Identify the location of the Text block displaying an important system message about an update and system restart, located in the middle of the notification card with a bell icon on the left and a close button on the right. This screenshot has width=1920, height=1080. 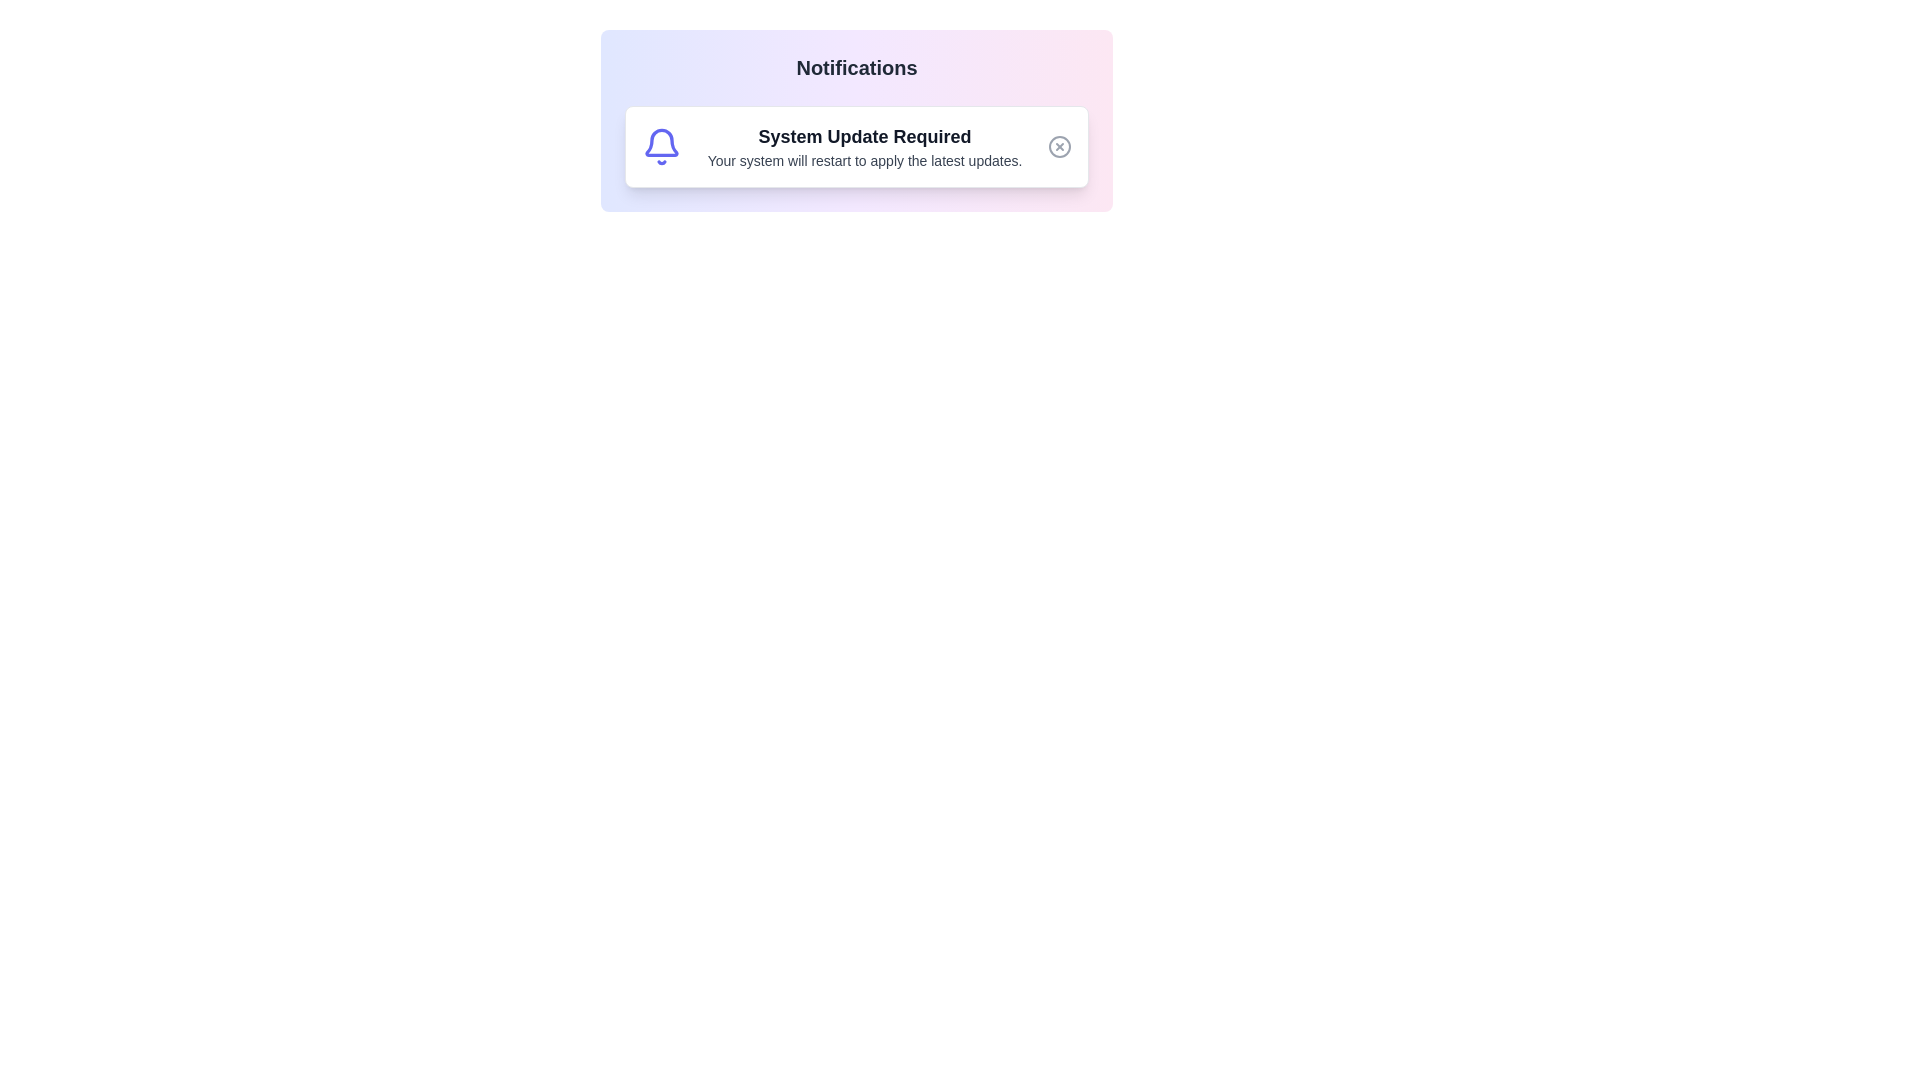
(864, 145).